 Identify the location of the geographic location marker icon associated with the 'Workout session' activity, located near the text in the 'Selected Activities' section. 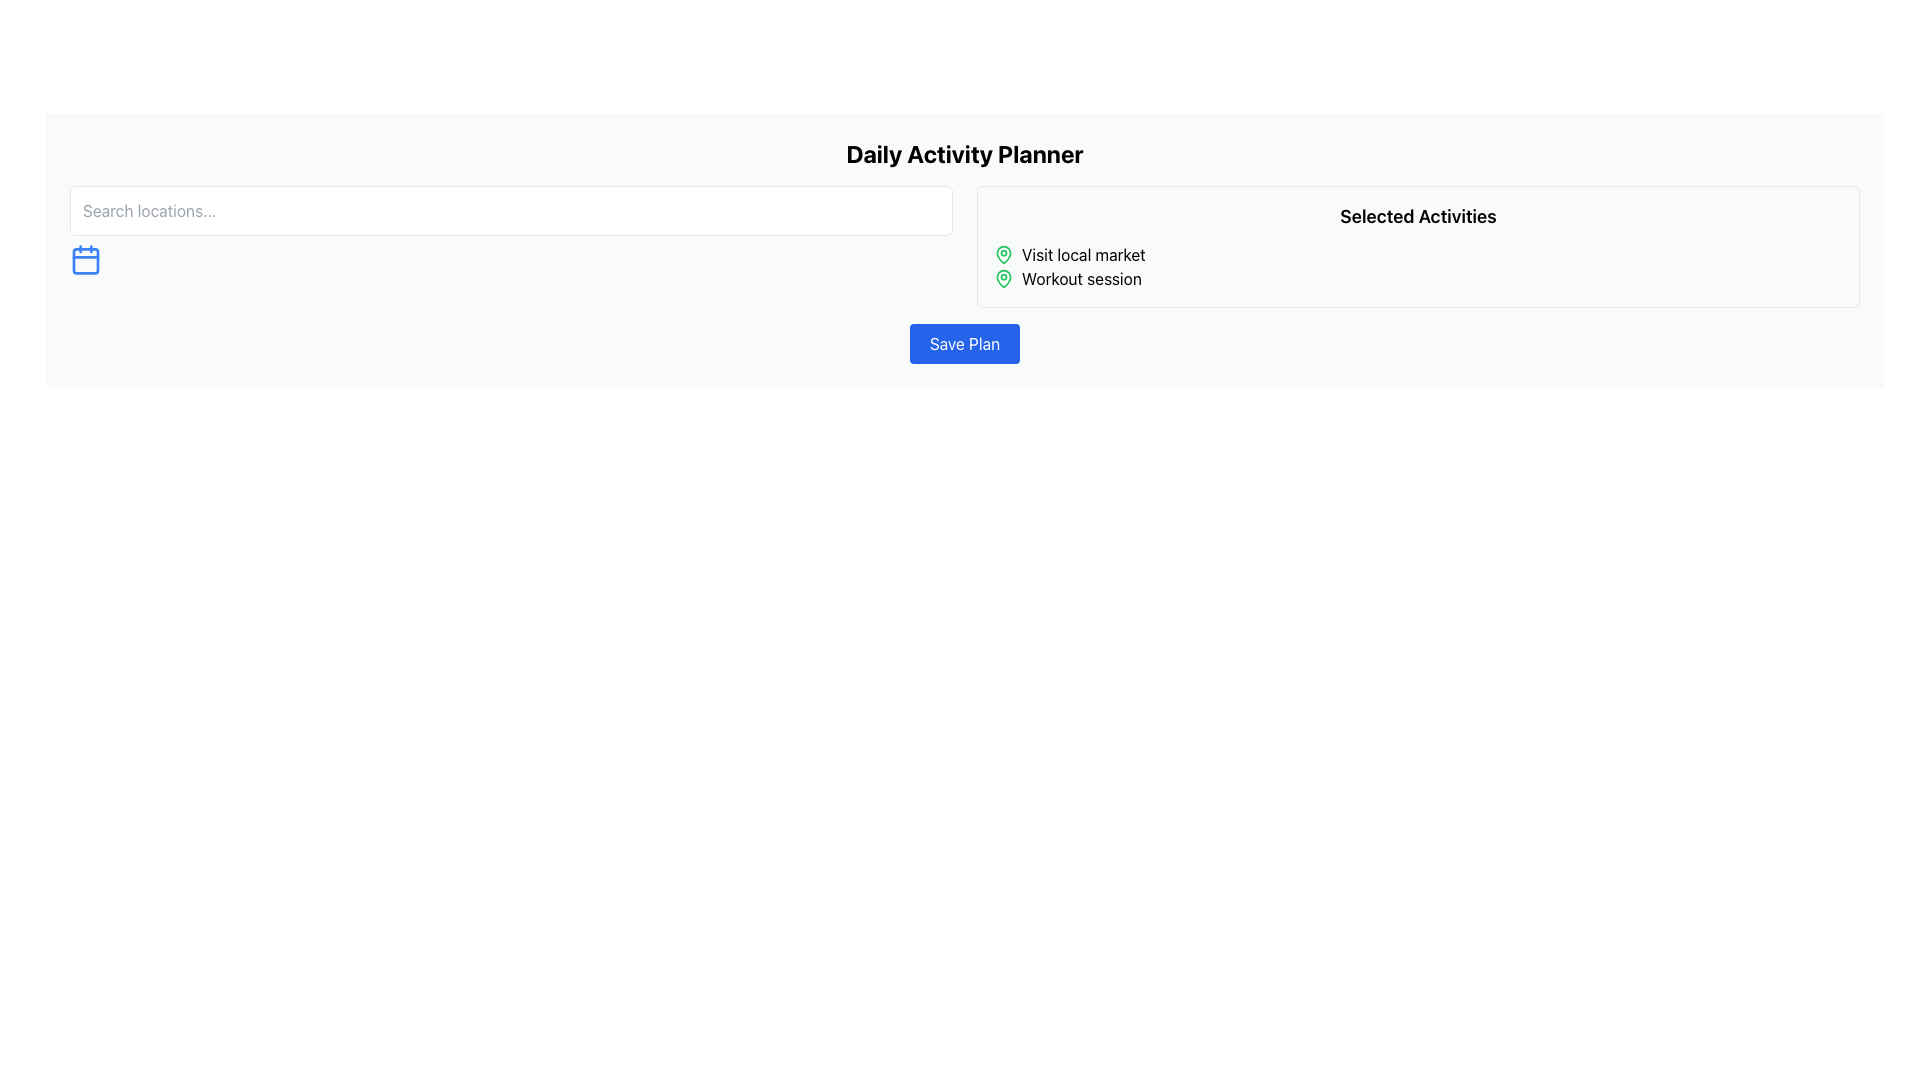
(1003, 253).